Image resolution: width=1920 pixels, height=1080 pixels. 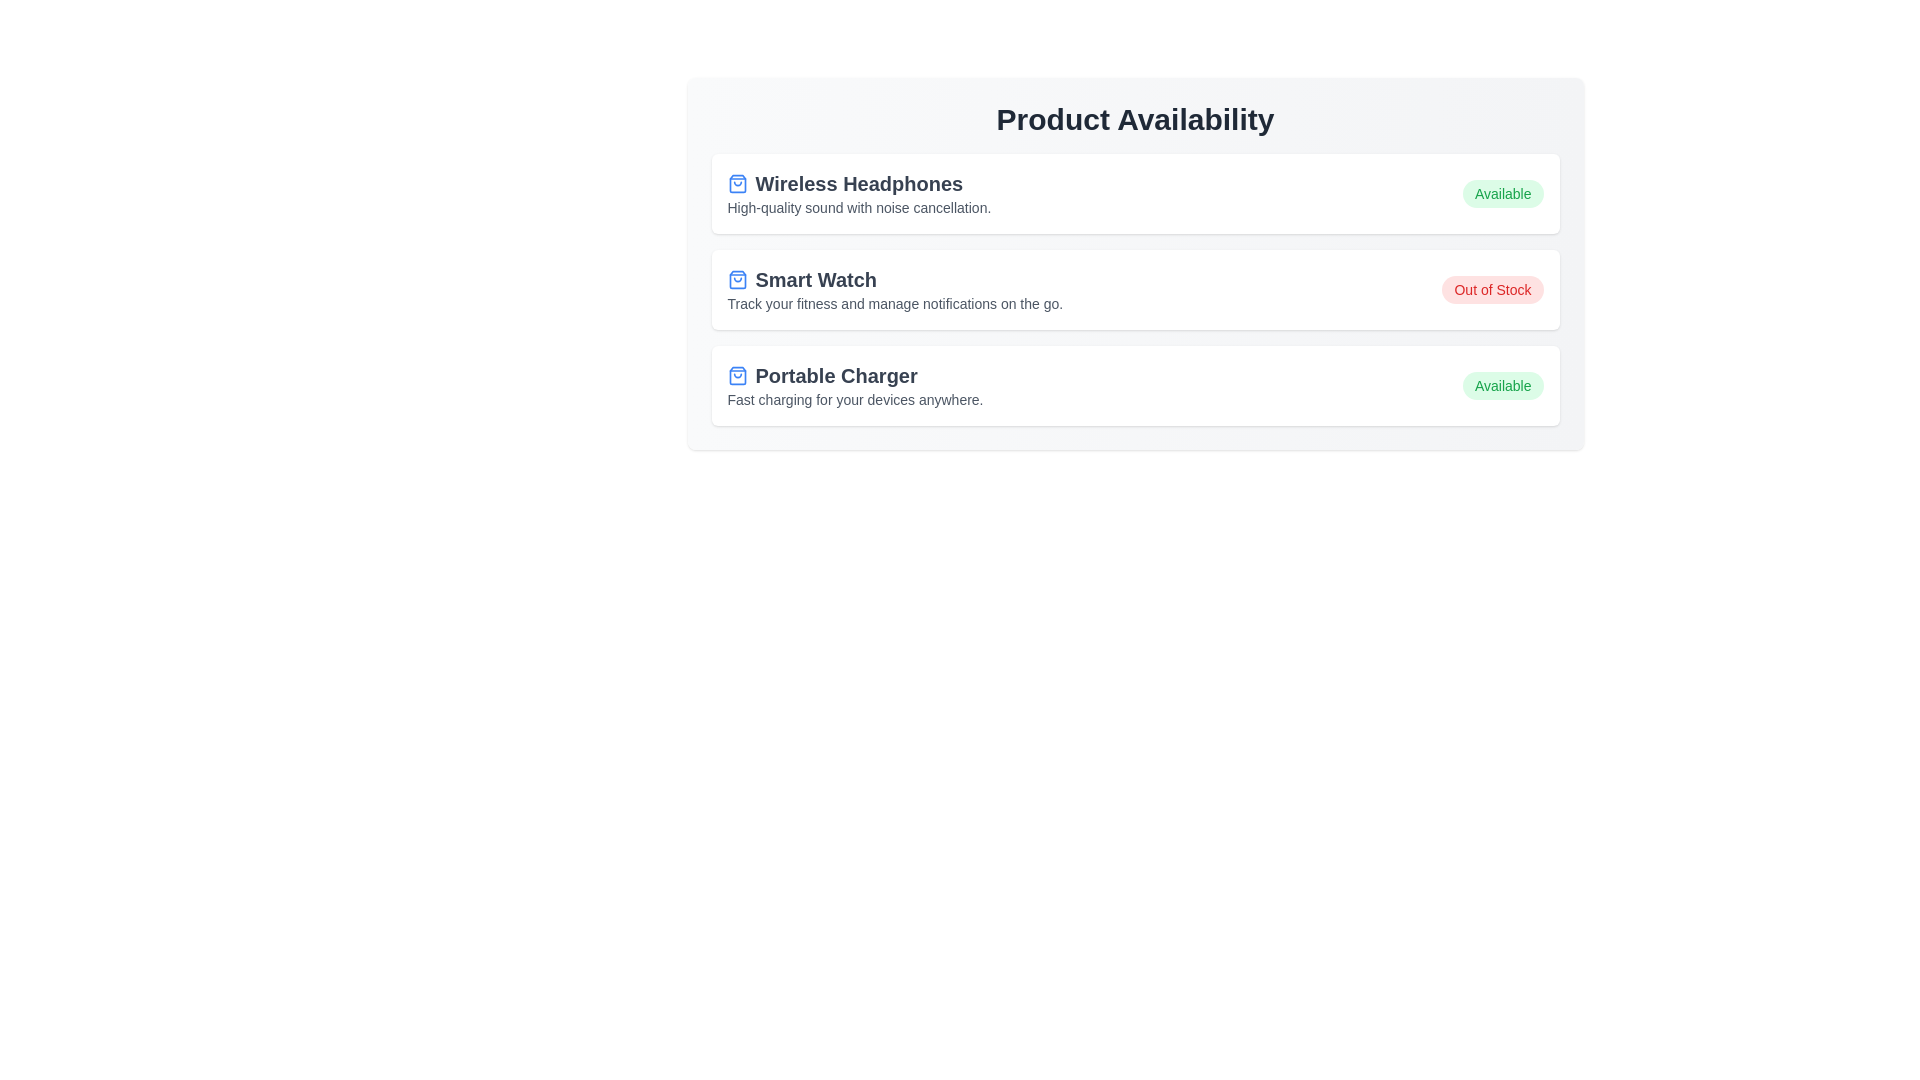 What do you see at coordinates (855, 375) in the screenshot?
I see `the product name to interact with its details. The parameter Portable Charger specifies the product to interact with` at bounding box center [855, 375].